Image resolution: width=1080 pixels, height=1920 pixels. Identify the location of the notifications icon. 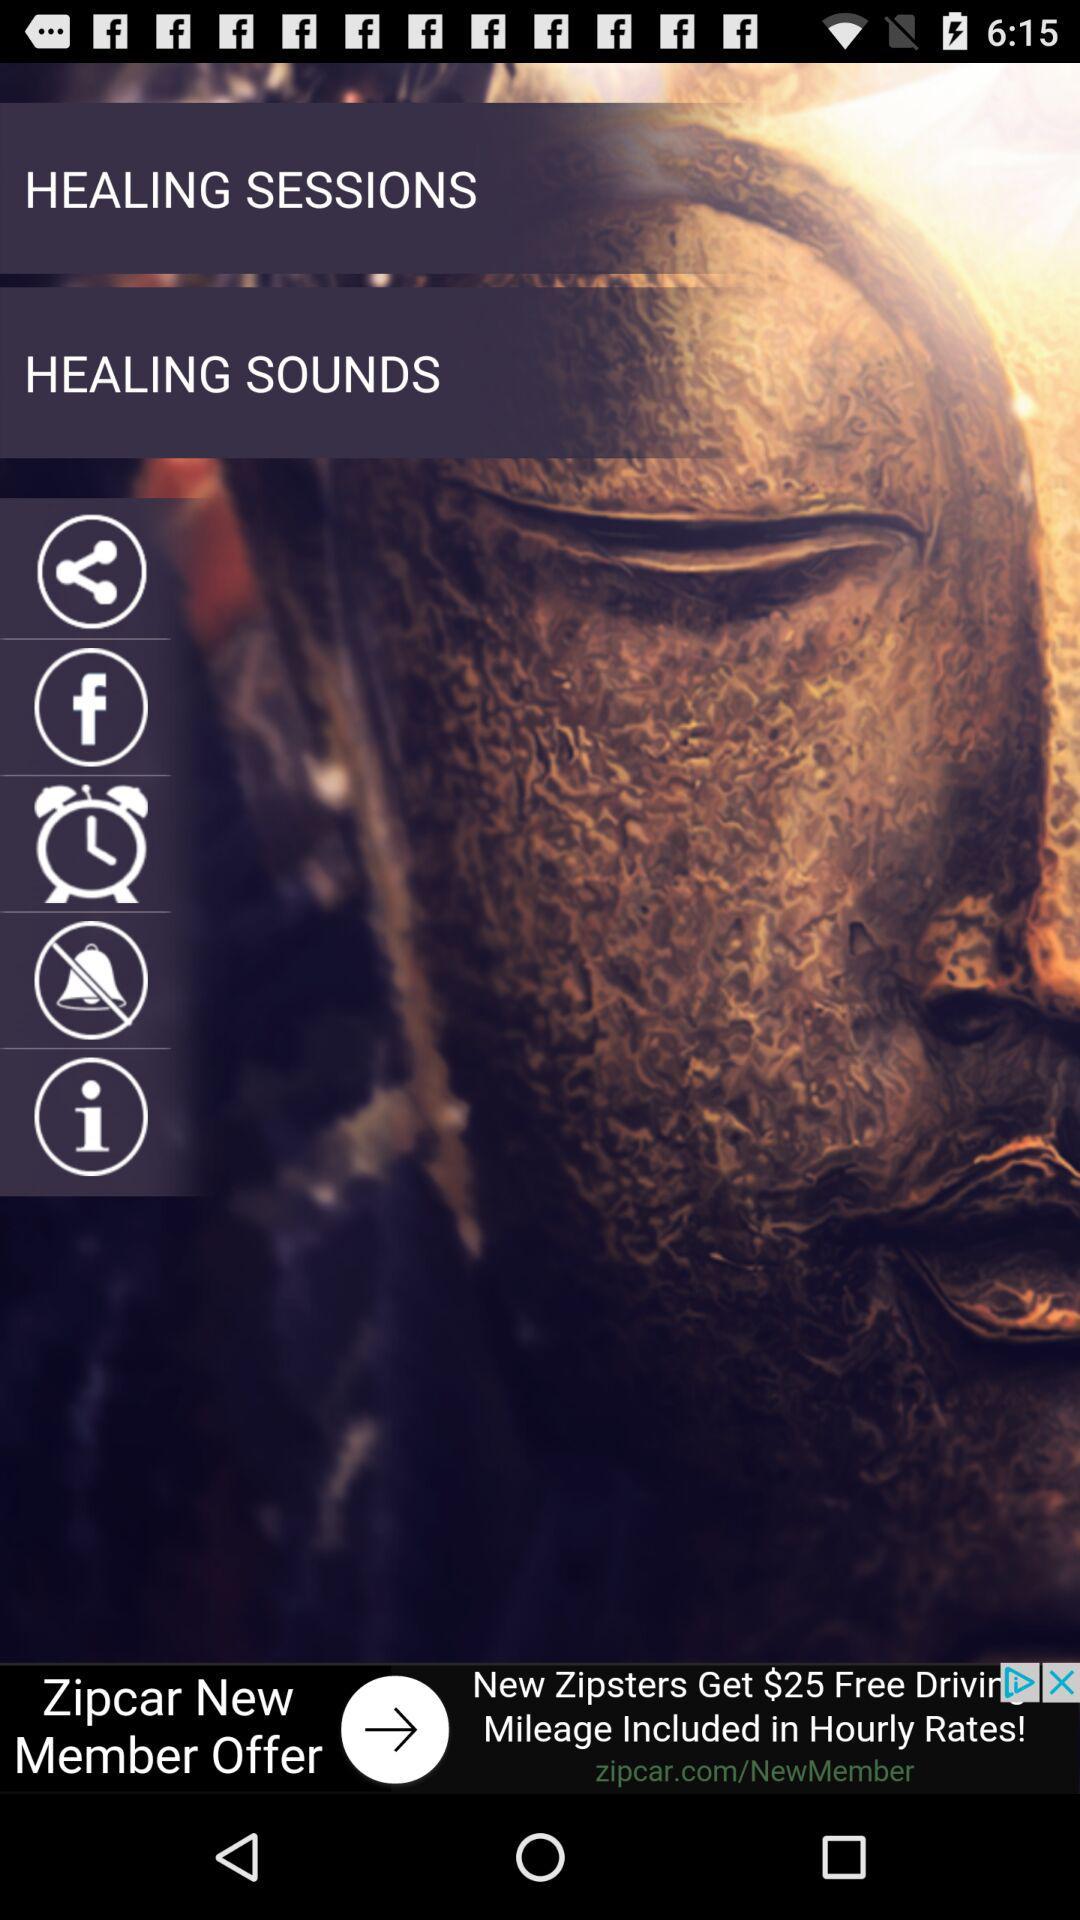
(91, 1048).